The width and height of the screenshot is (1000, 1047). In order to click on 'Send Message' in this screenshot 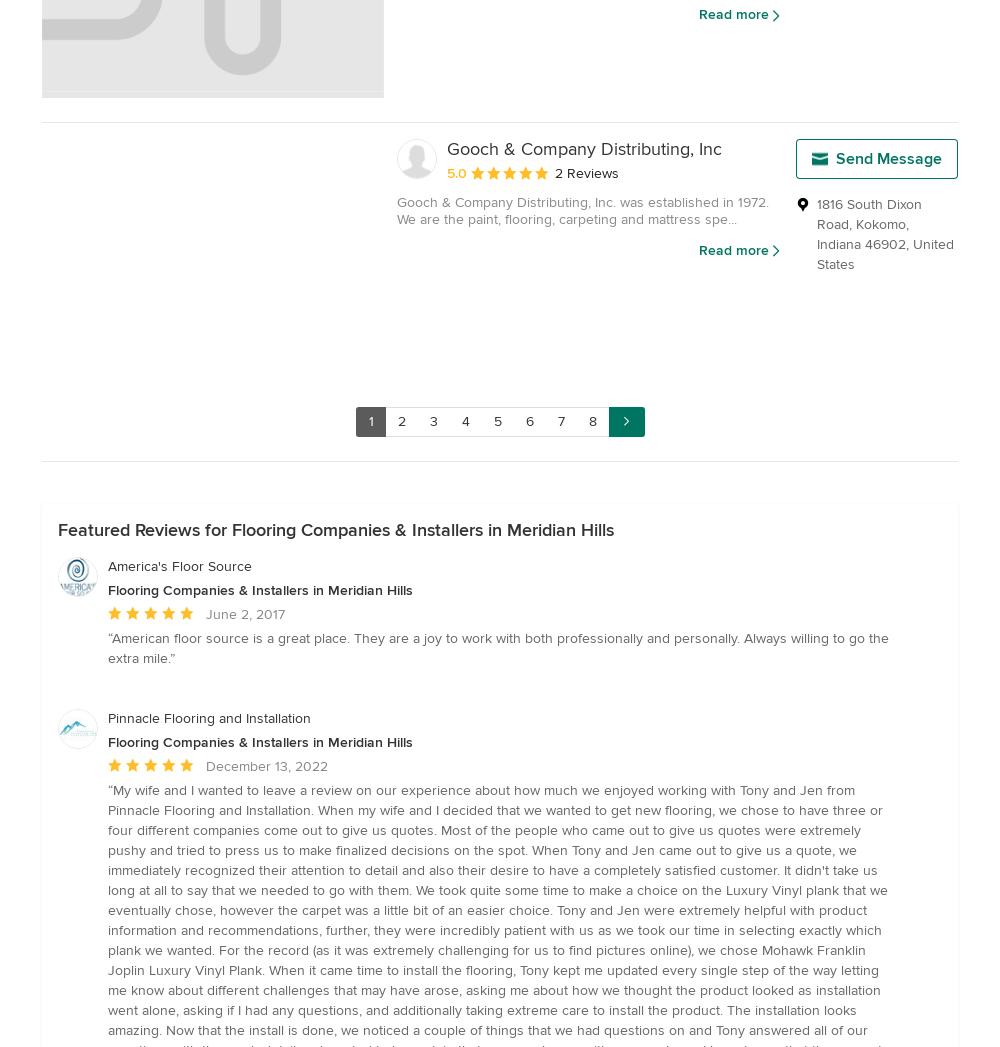, I will do `click(889, 157)`.